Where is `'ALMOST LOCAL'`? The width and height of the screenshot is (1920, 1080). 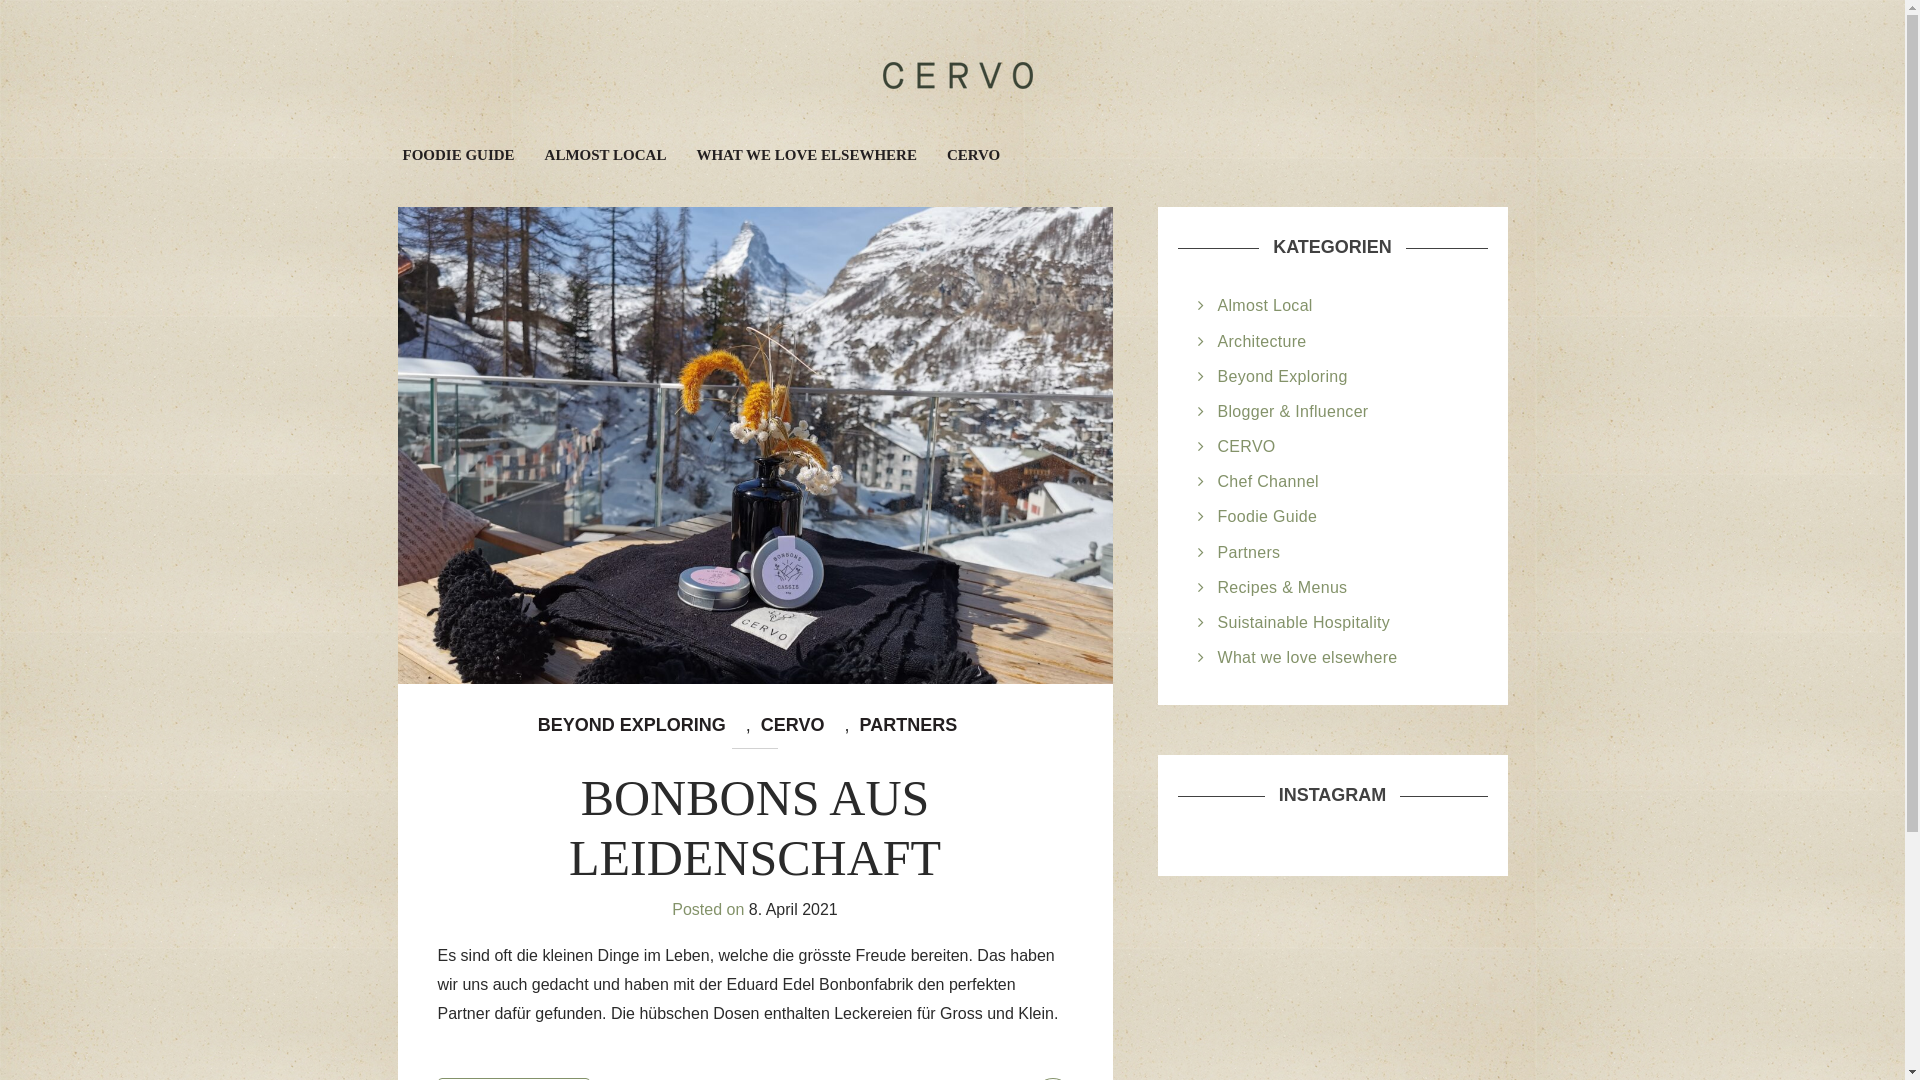 'ALMOST LOCAL' is located at coordinates (604, 153).